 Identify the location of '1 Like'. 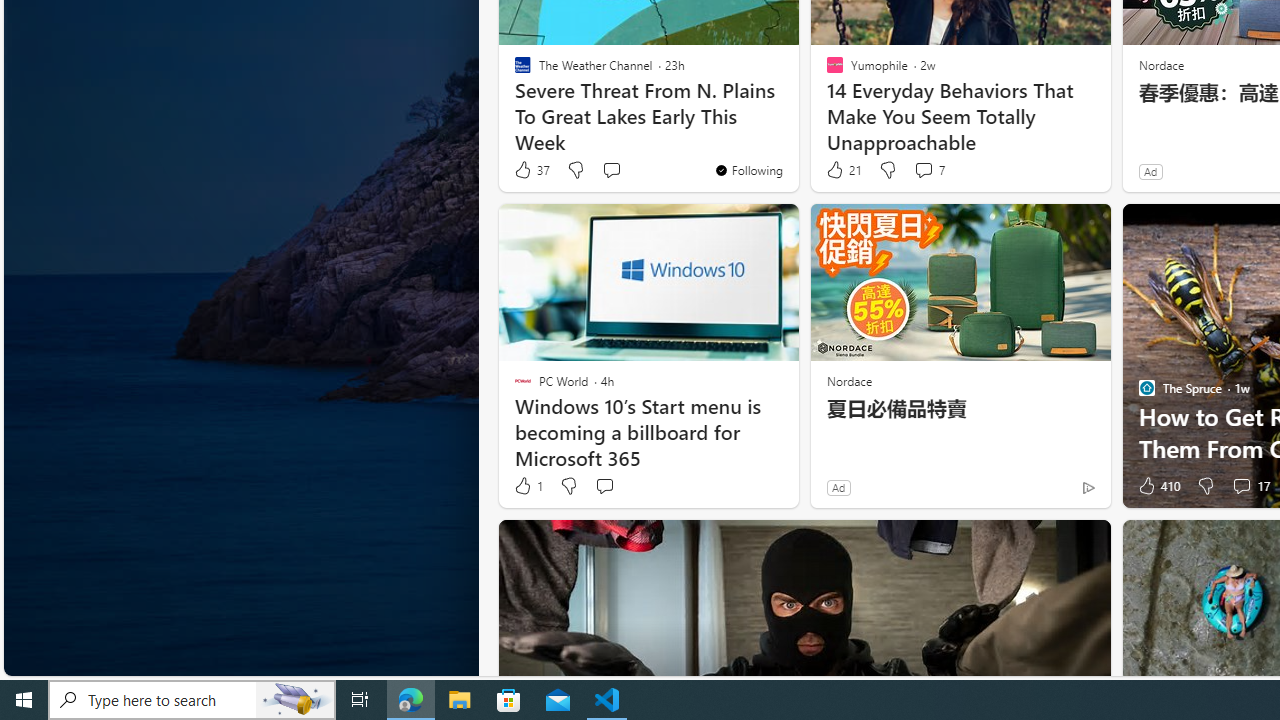
(527, 486).